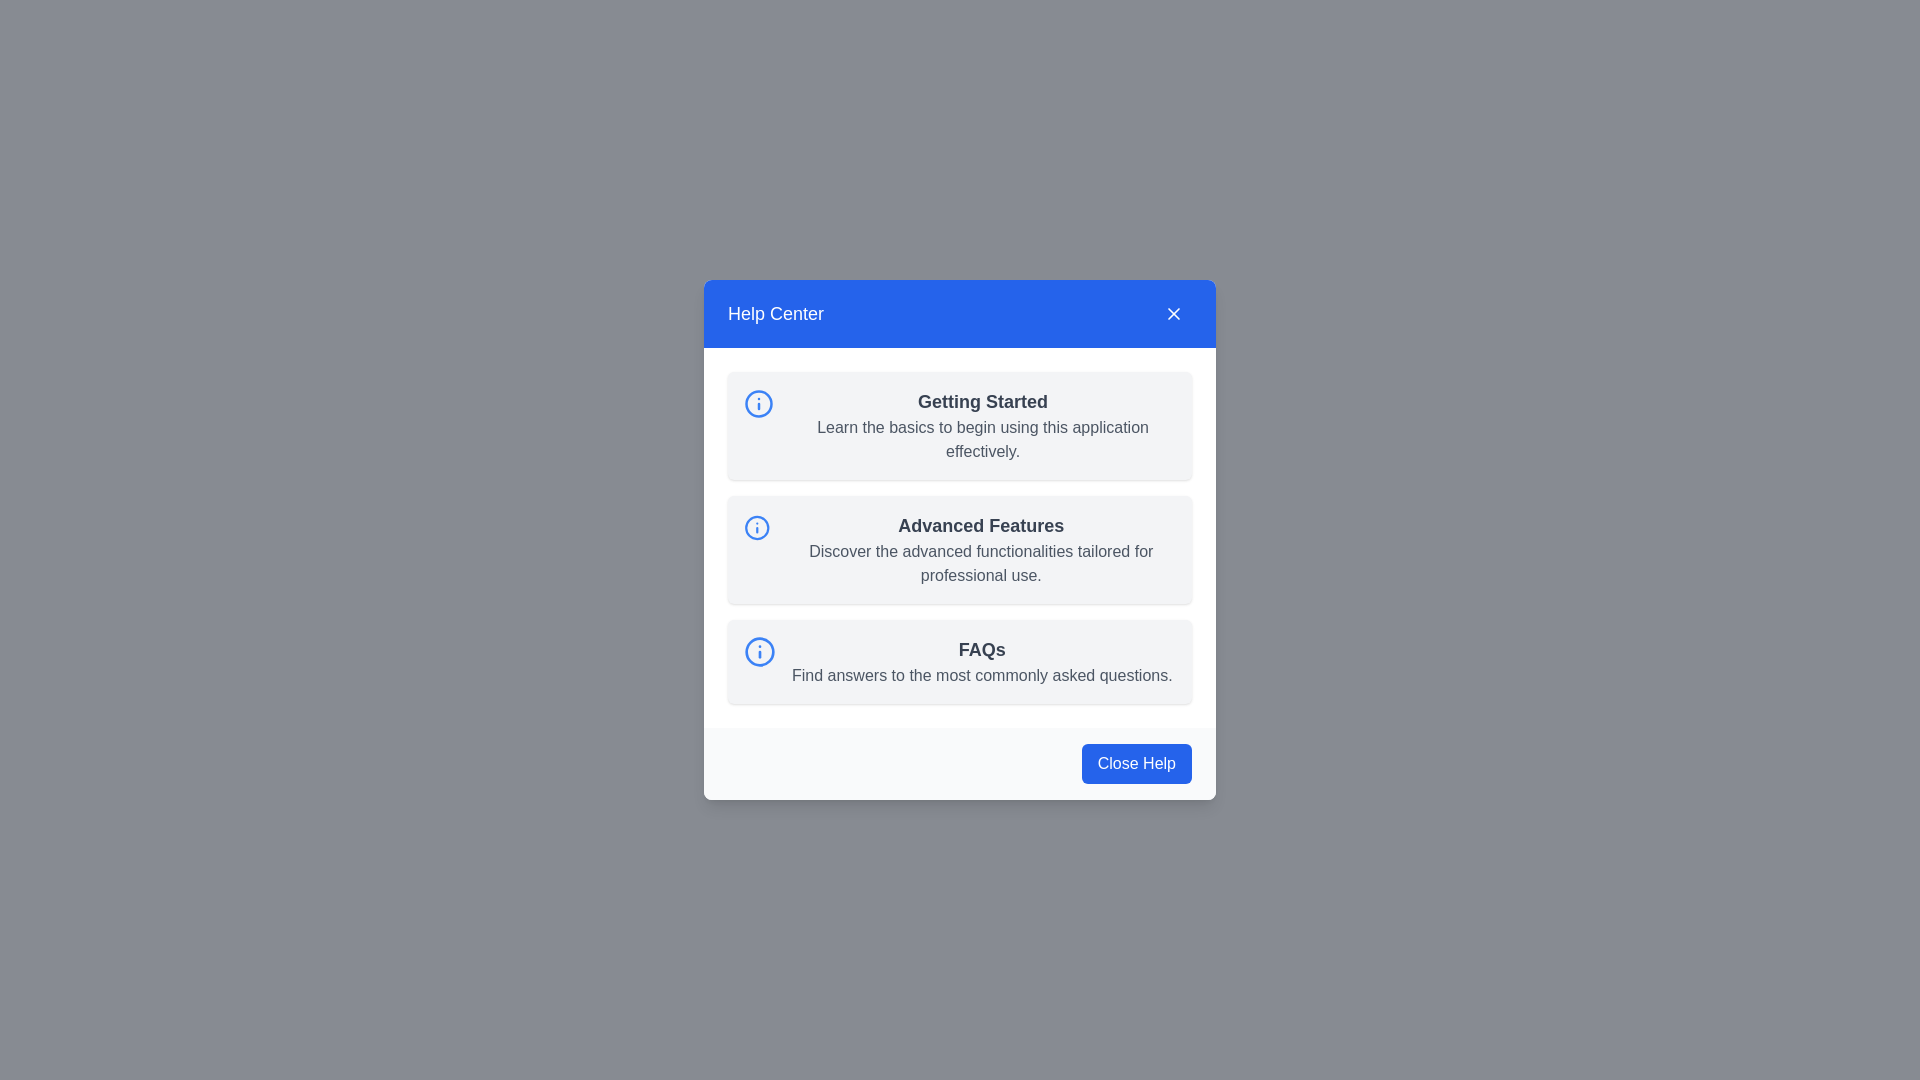 This screenshot has width=1920, height=1080. What do you see at coordinates (960, 424) in the screenshot?
I see `the first informational list item in the 'Help Center' popup dialog box` at bounding box center [960, 424].